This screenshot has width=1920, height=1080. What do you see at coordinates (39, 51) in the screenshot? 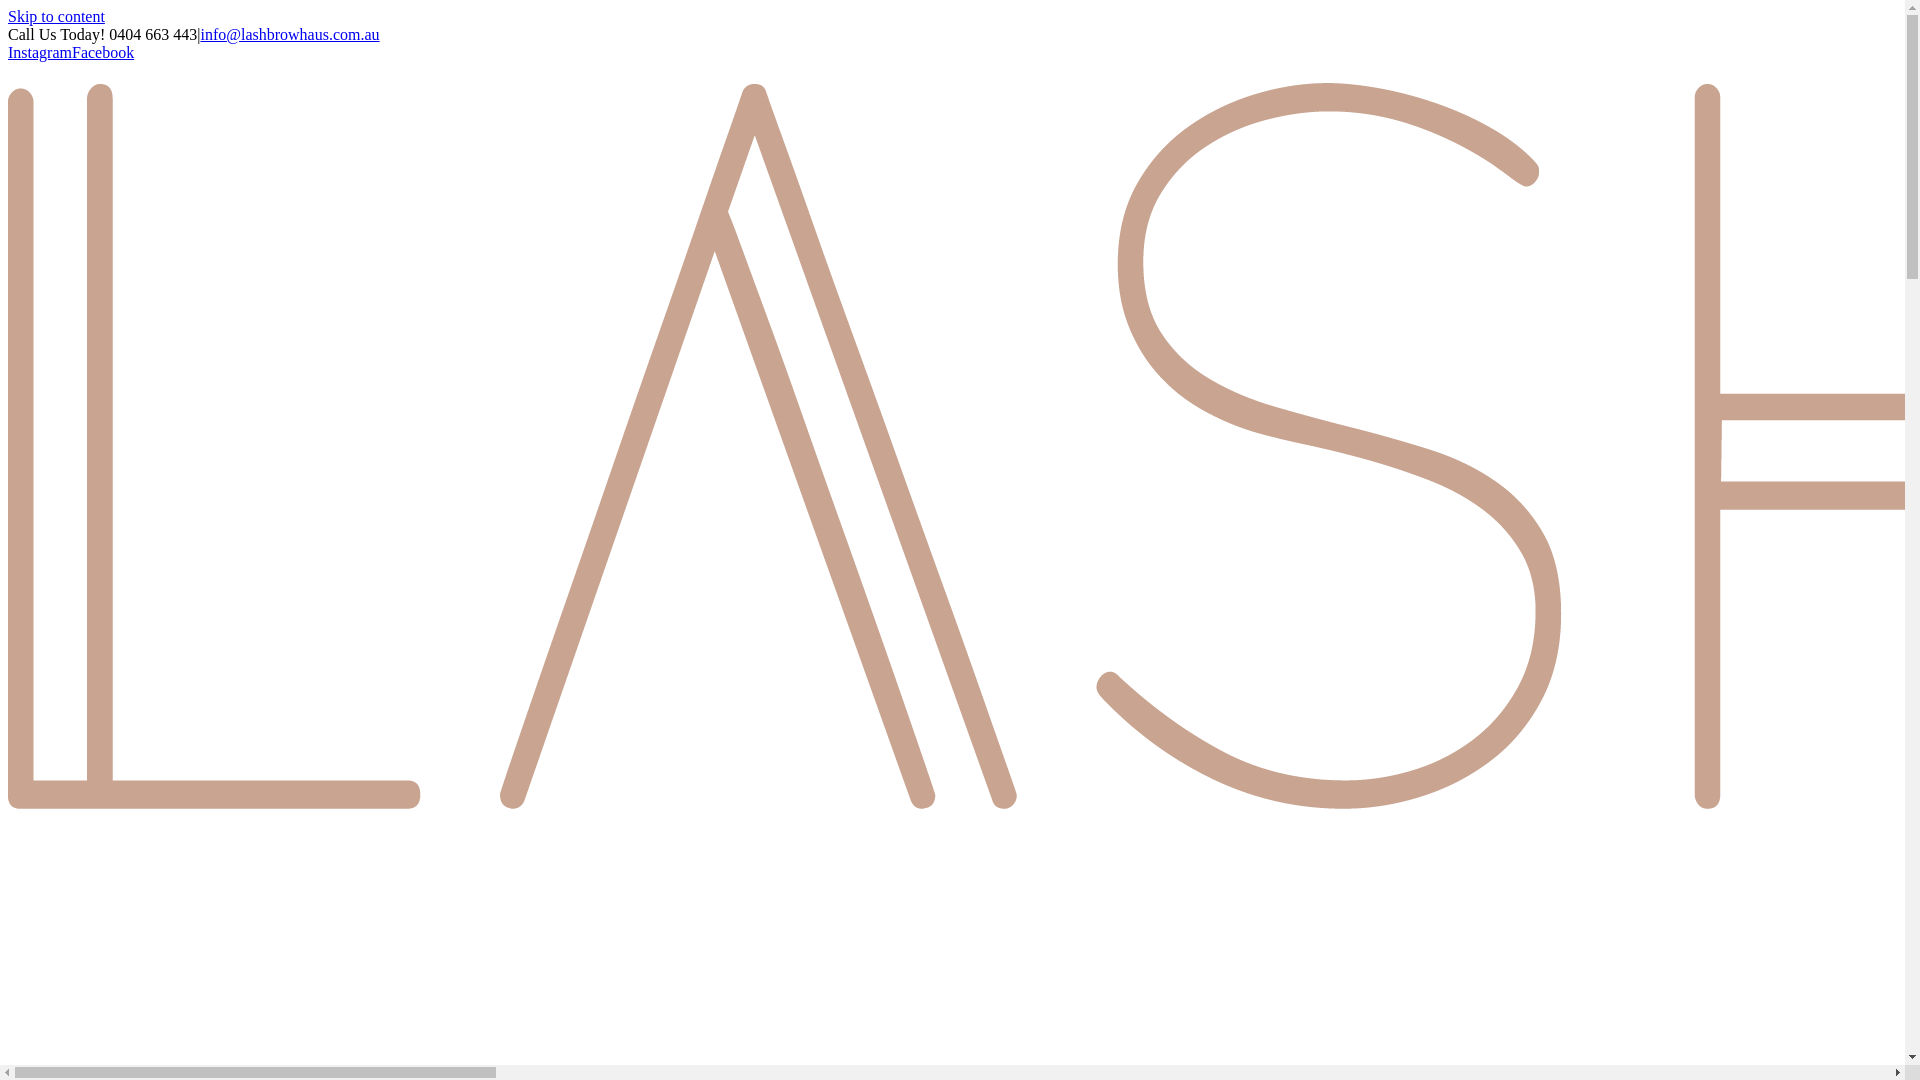
I see `'Instagram'` at bounding box center [39, 51].